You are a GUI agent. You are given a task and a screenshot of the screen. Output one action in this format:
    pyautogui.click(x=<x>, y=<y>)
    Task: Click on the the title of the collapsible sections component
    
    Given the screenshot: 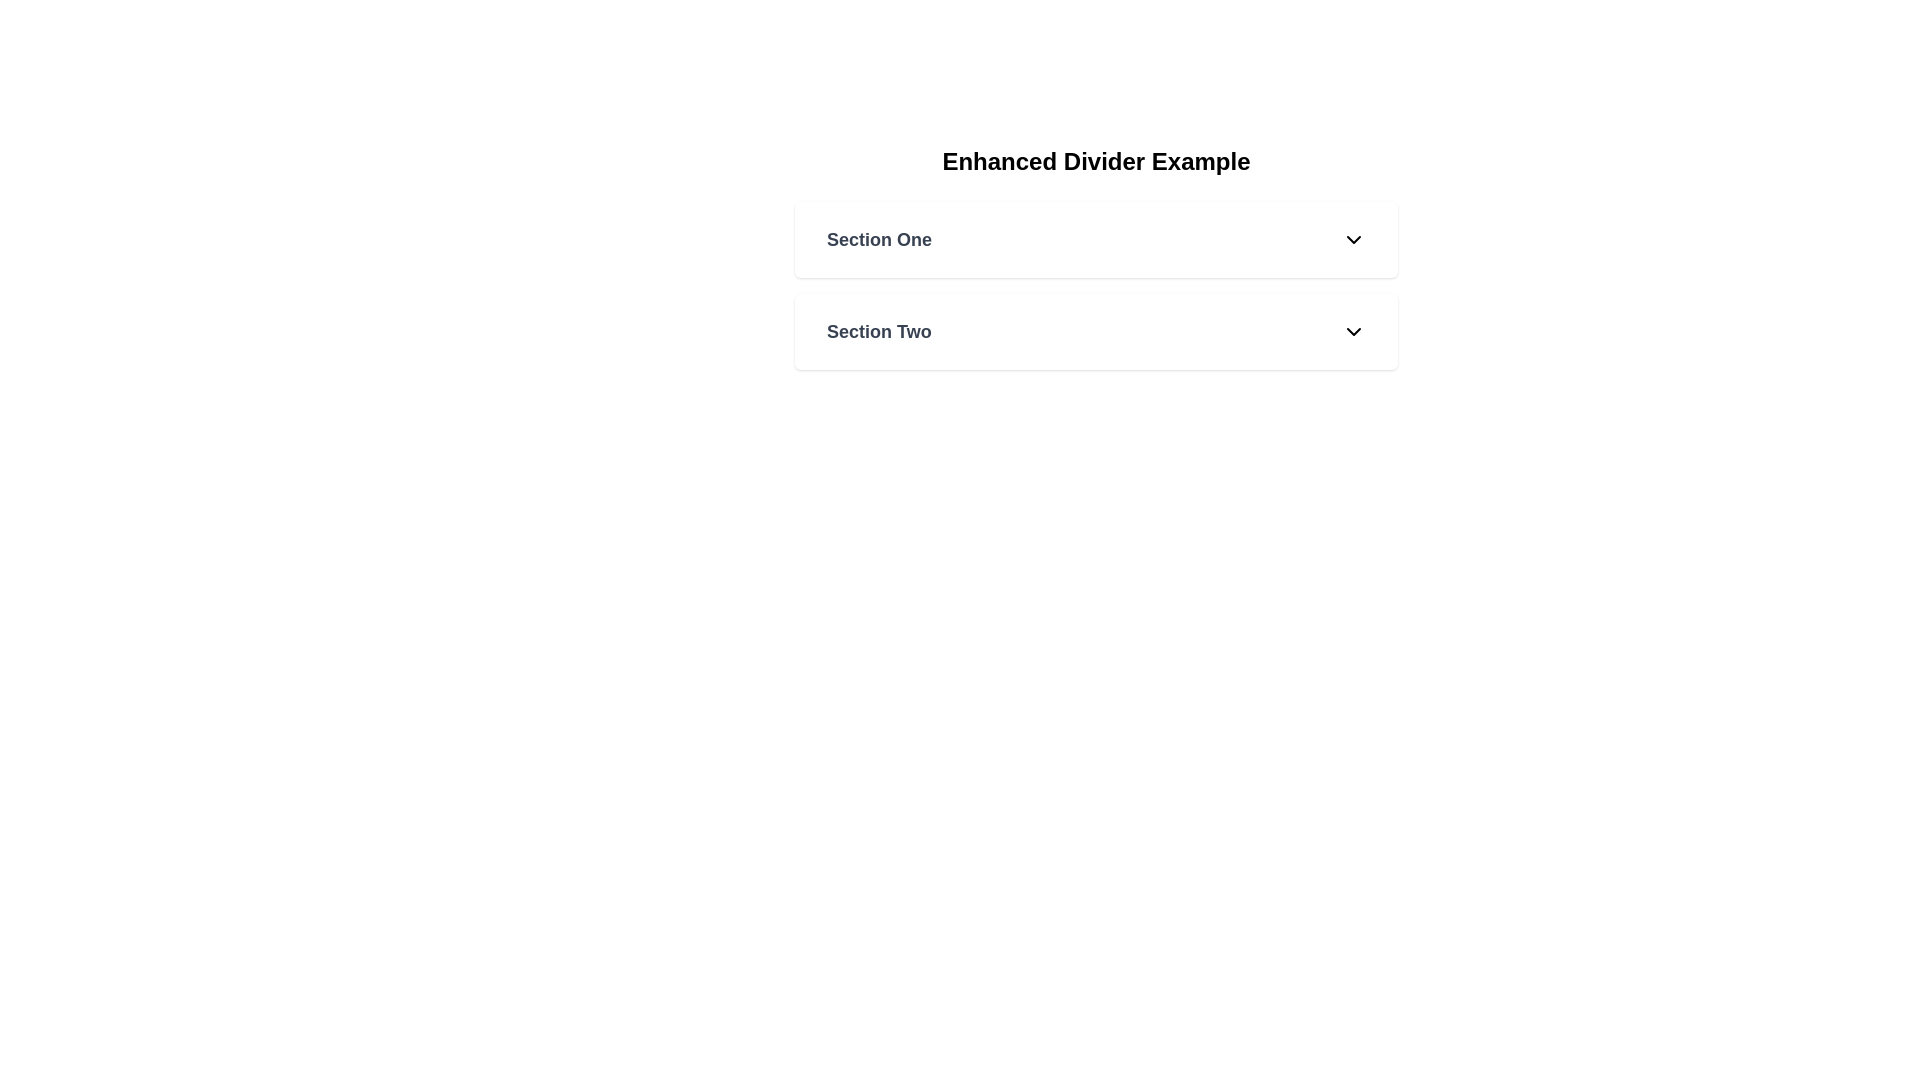 What is the action you would take?
    pyautogui.click(x=1095, y=257)
    